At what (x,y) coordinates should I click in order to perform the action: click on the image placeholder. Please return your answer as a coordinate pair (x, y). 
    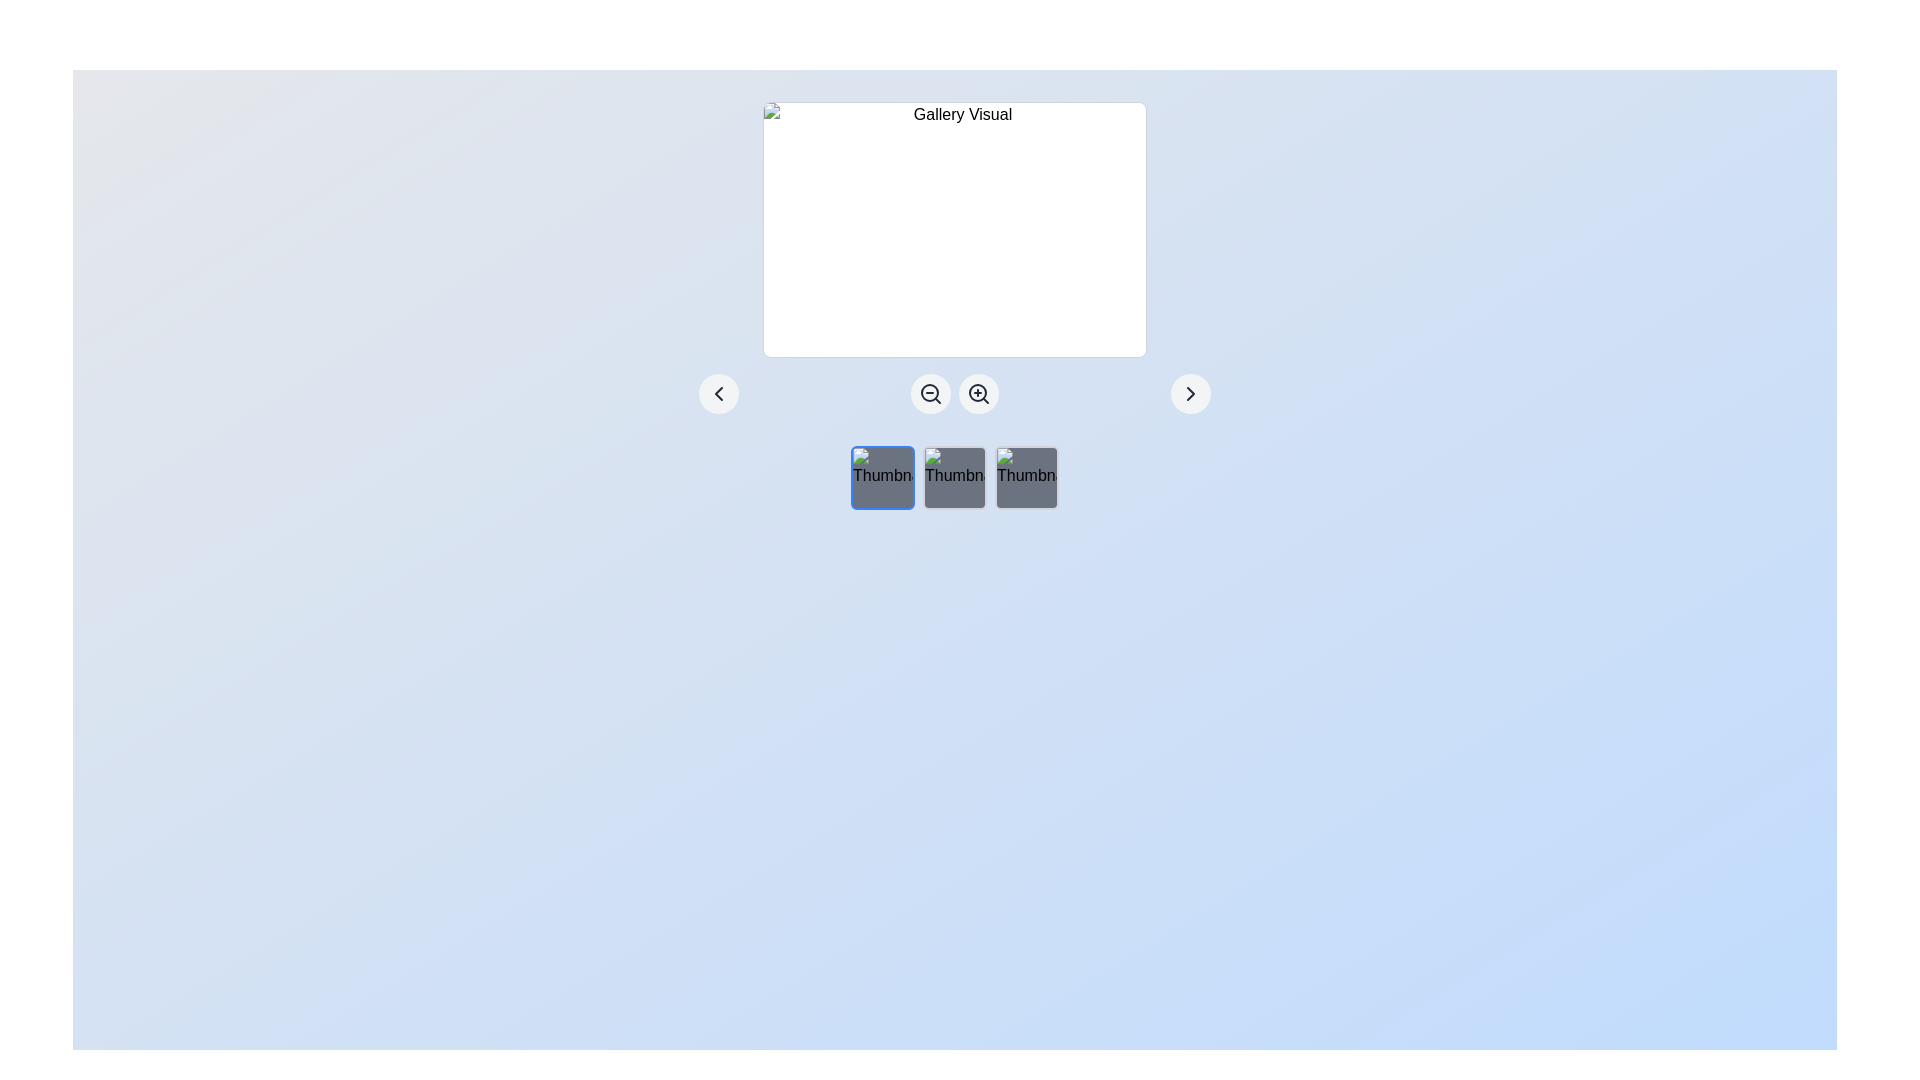
    Looking at the image, I should click on (954, 229).